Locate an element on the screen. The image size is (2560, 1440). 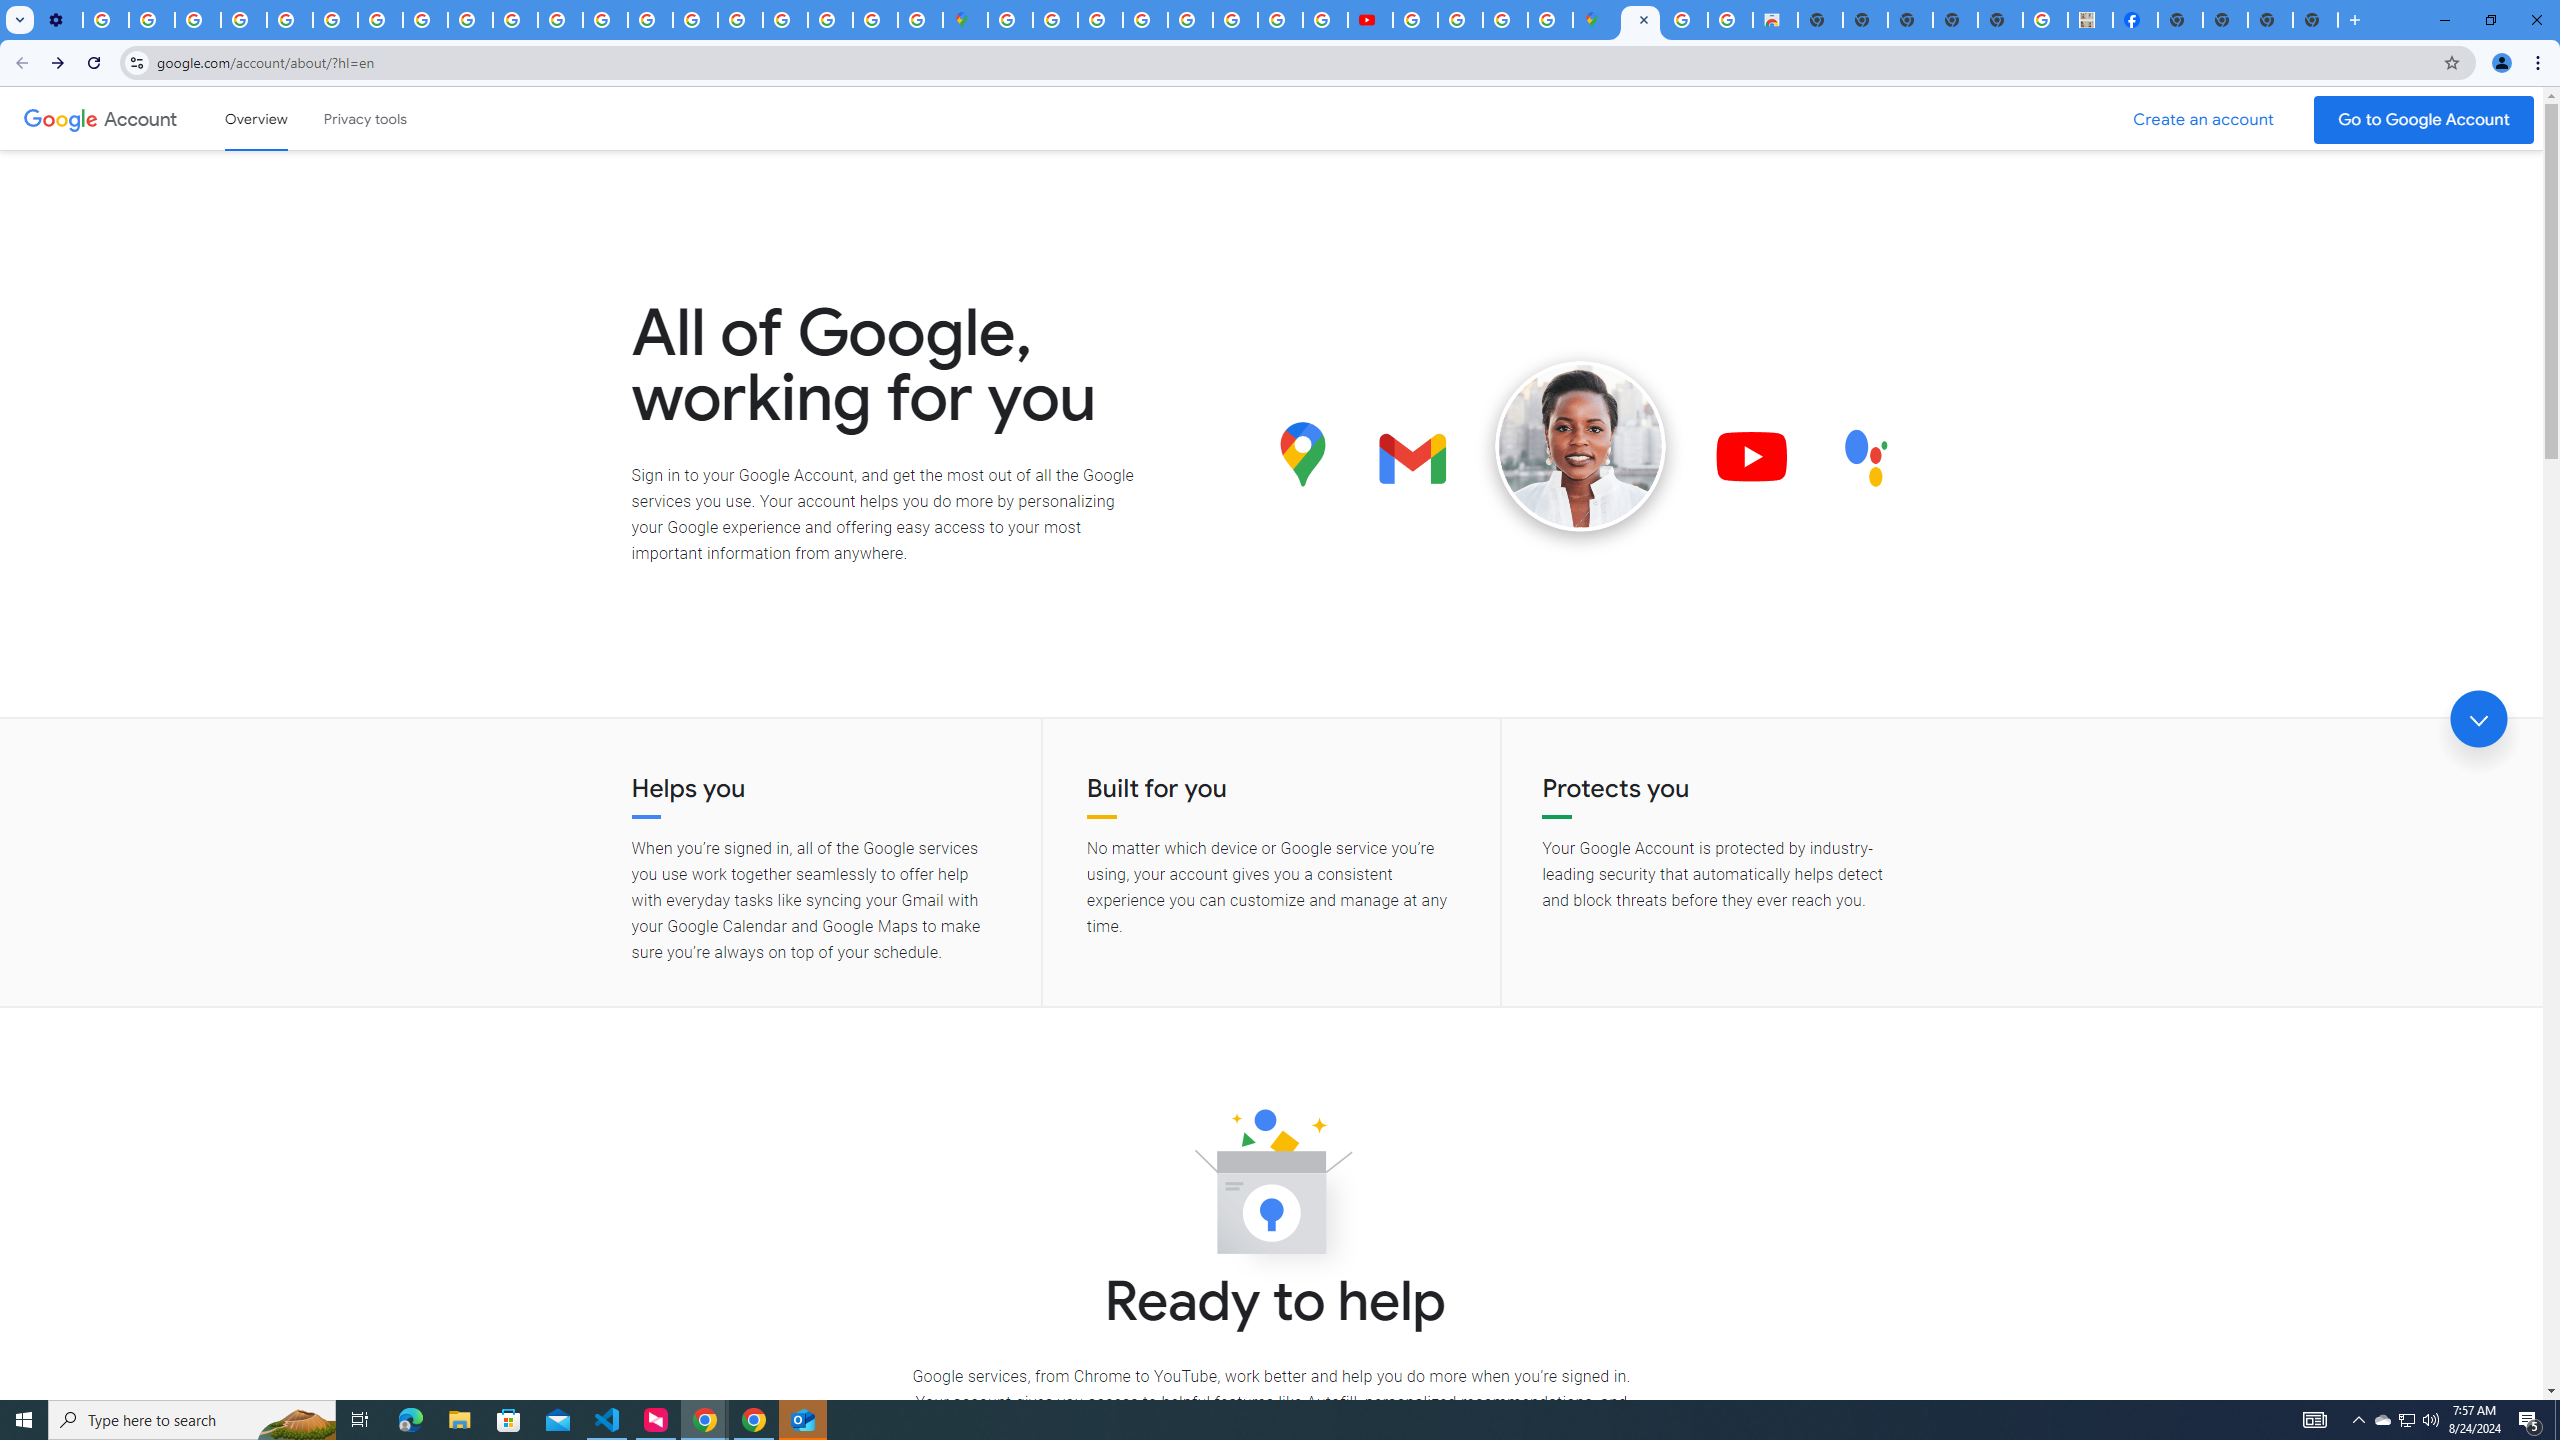
'Ready to help' is located at coordinates (1271, 1187).